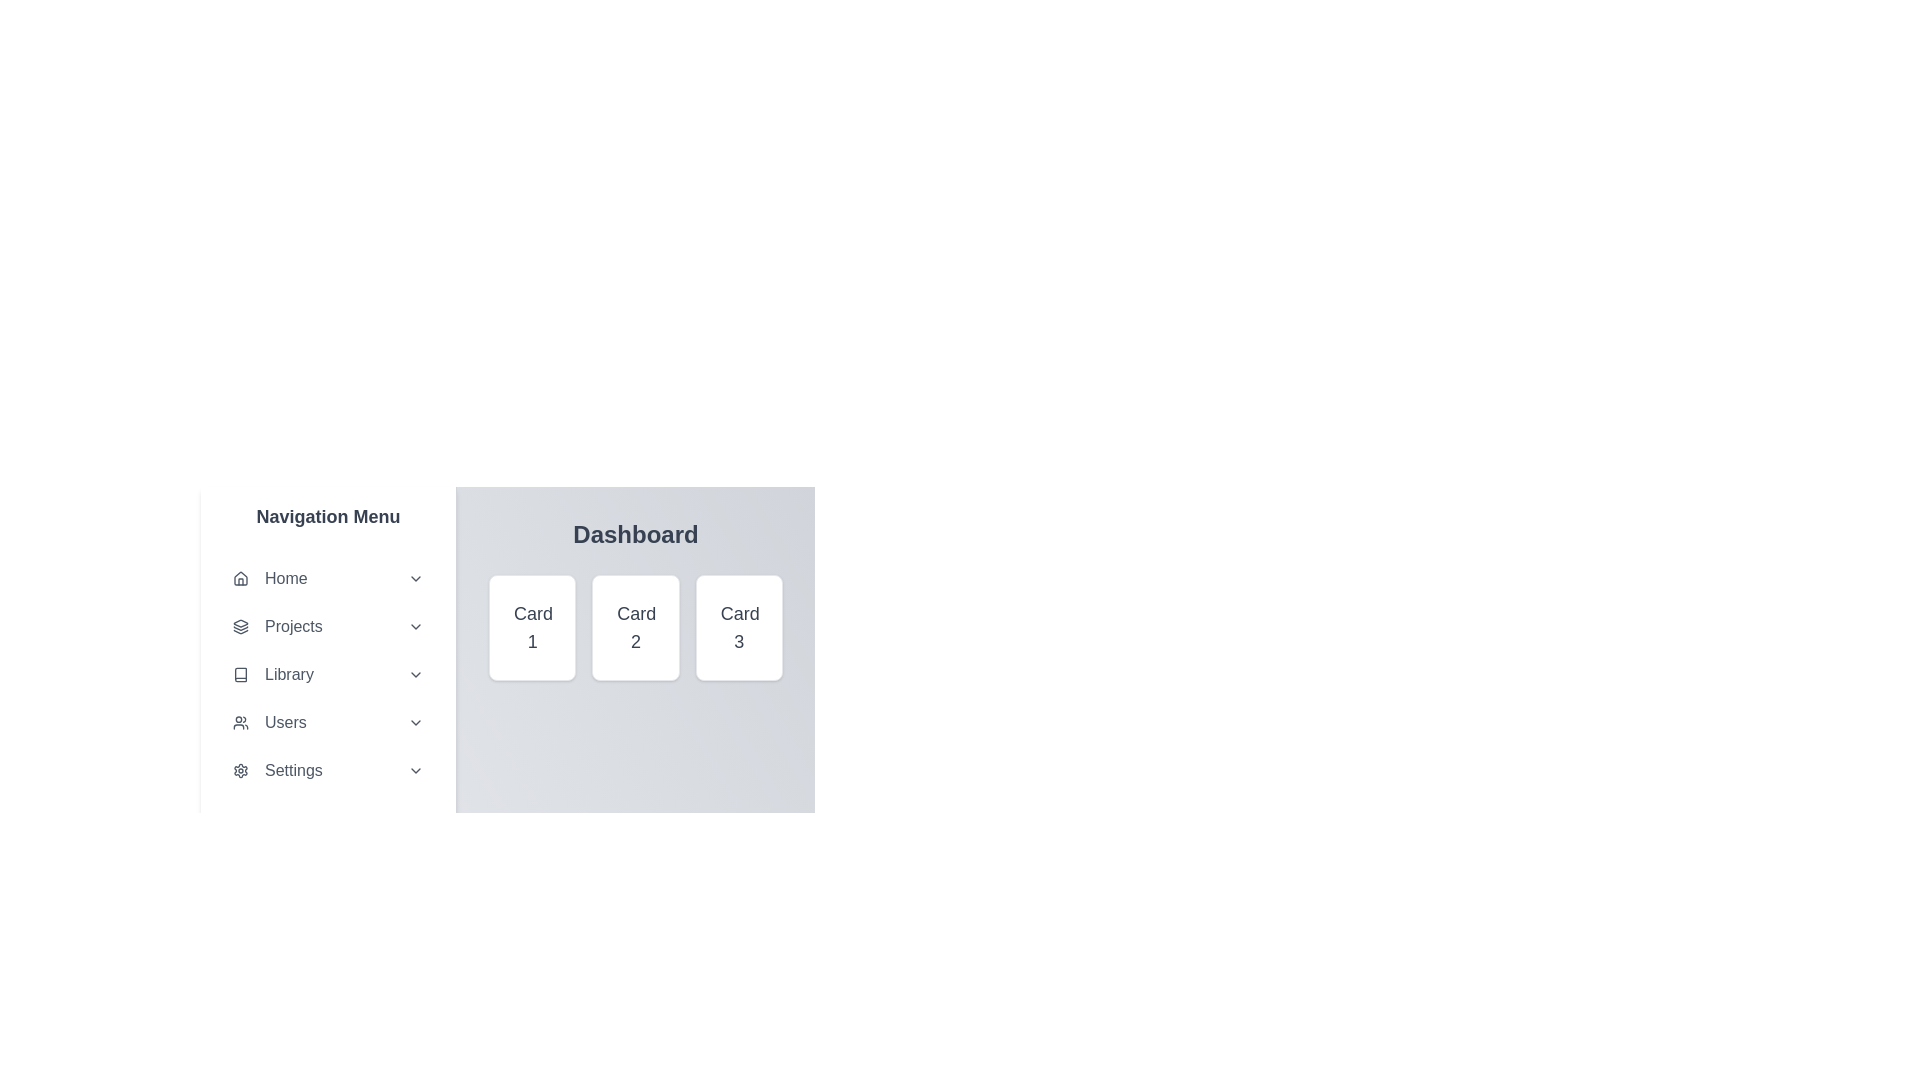  I want to click on the 'Home' icon in the vertical navigation menu which resembles a house outline, so click(240, 578).